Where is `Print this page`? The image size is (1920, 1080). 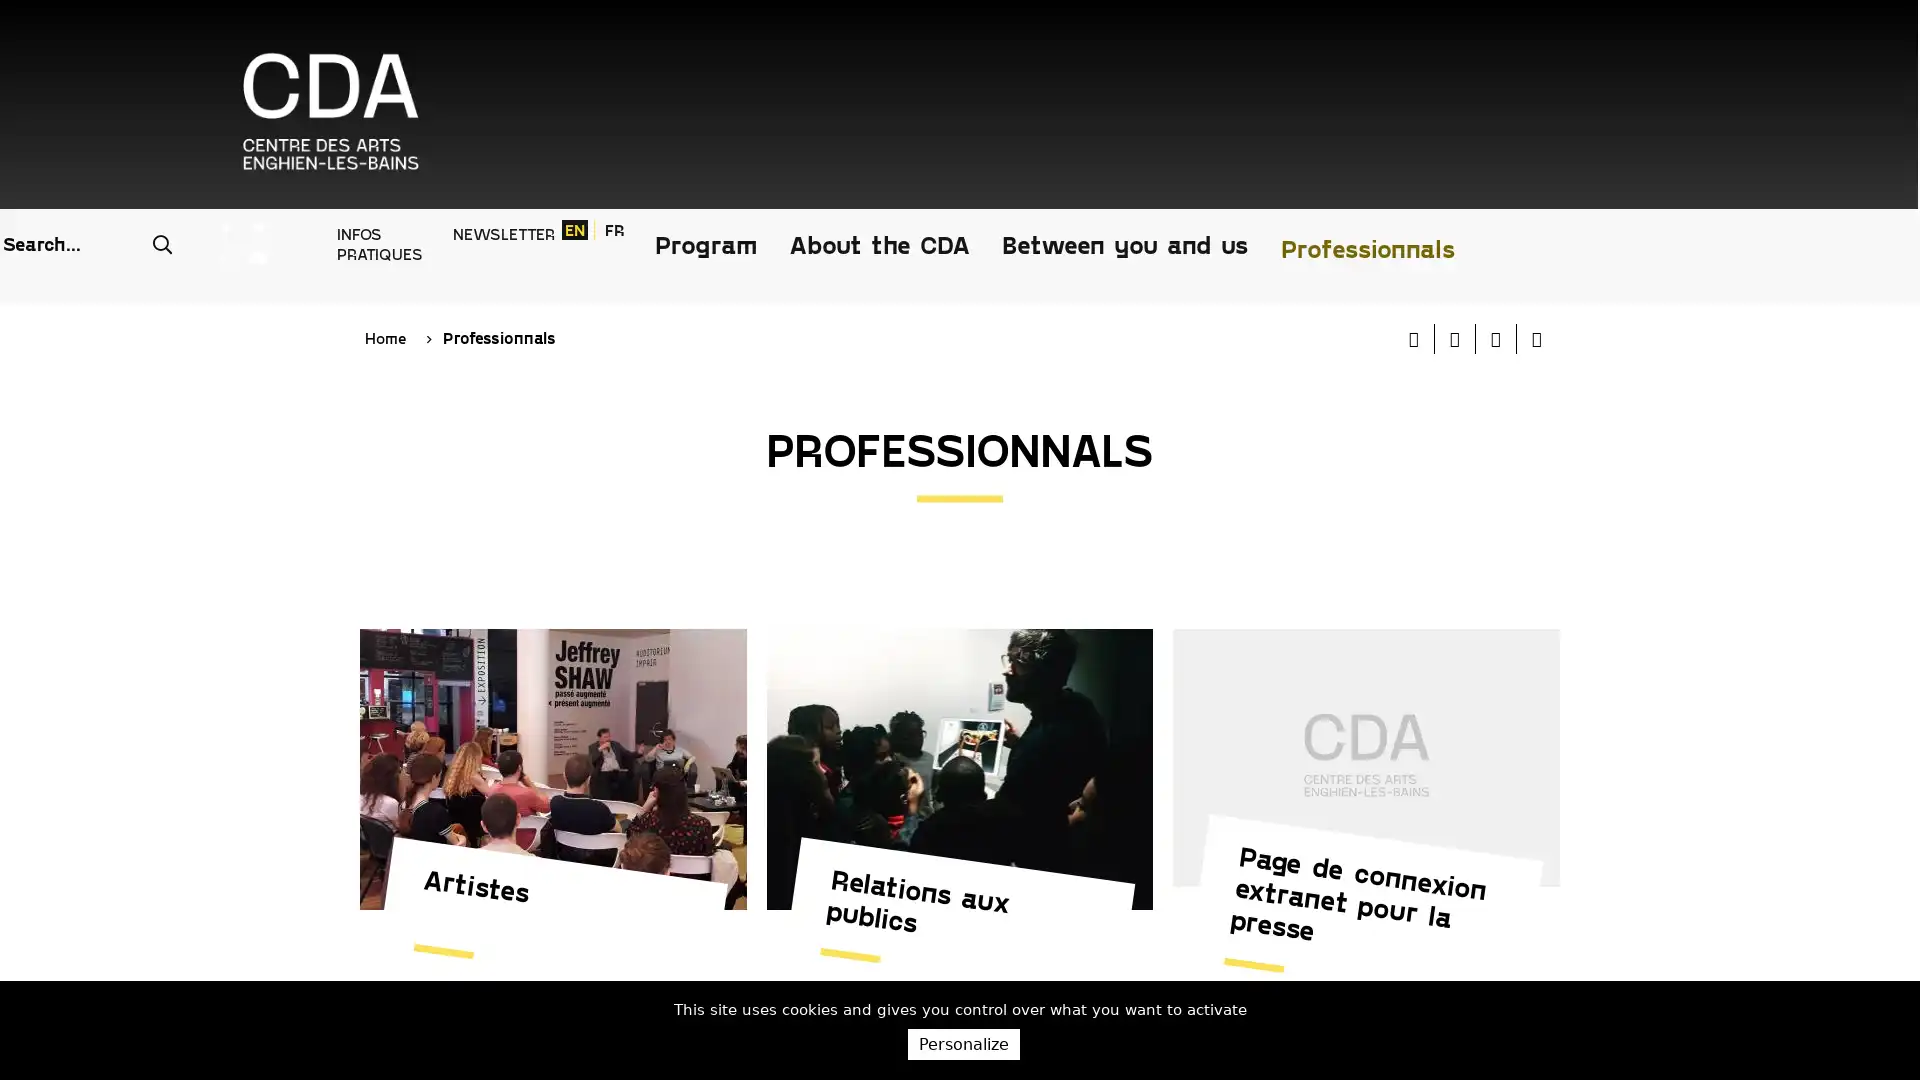
Print this page is located at coordinates (1413, 197).